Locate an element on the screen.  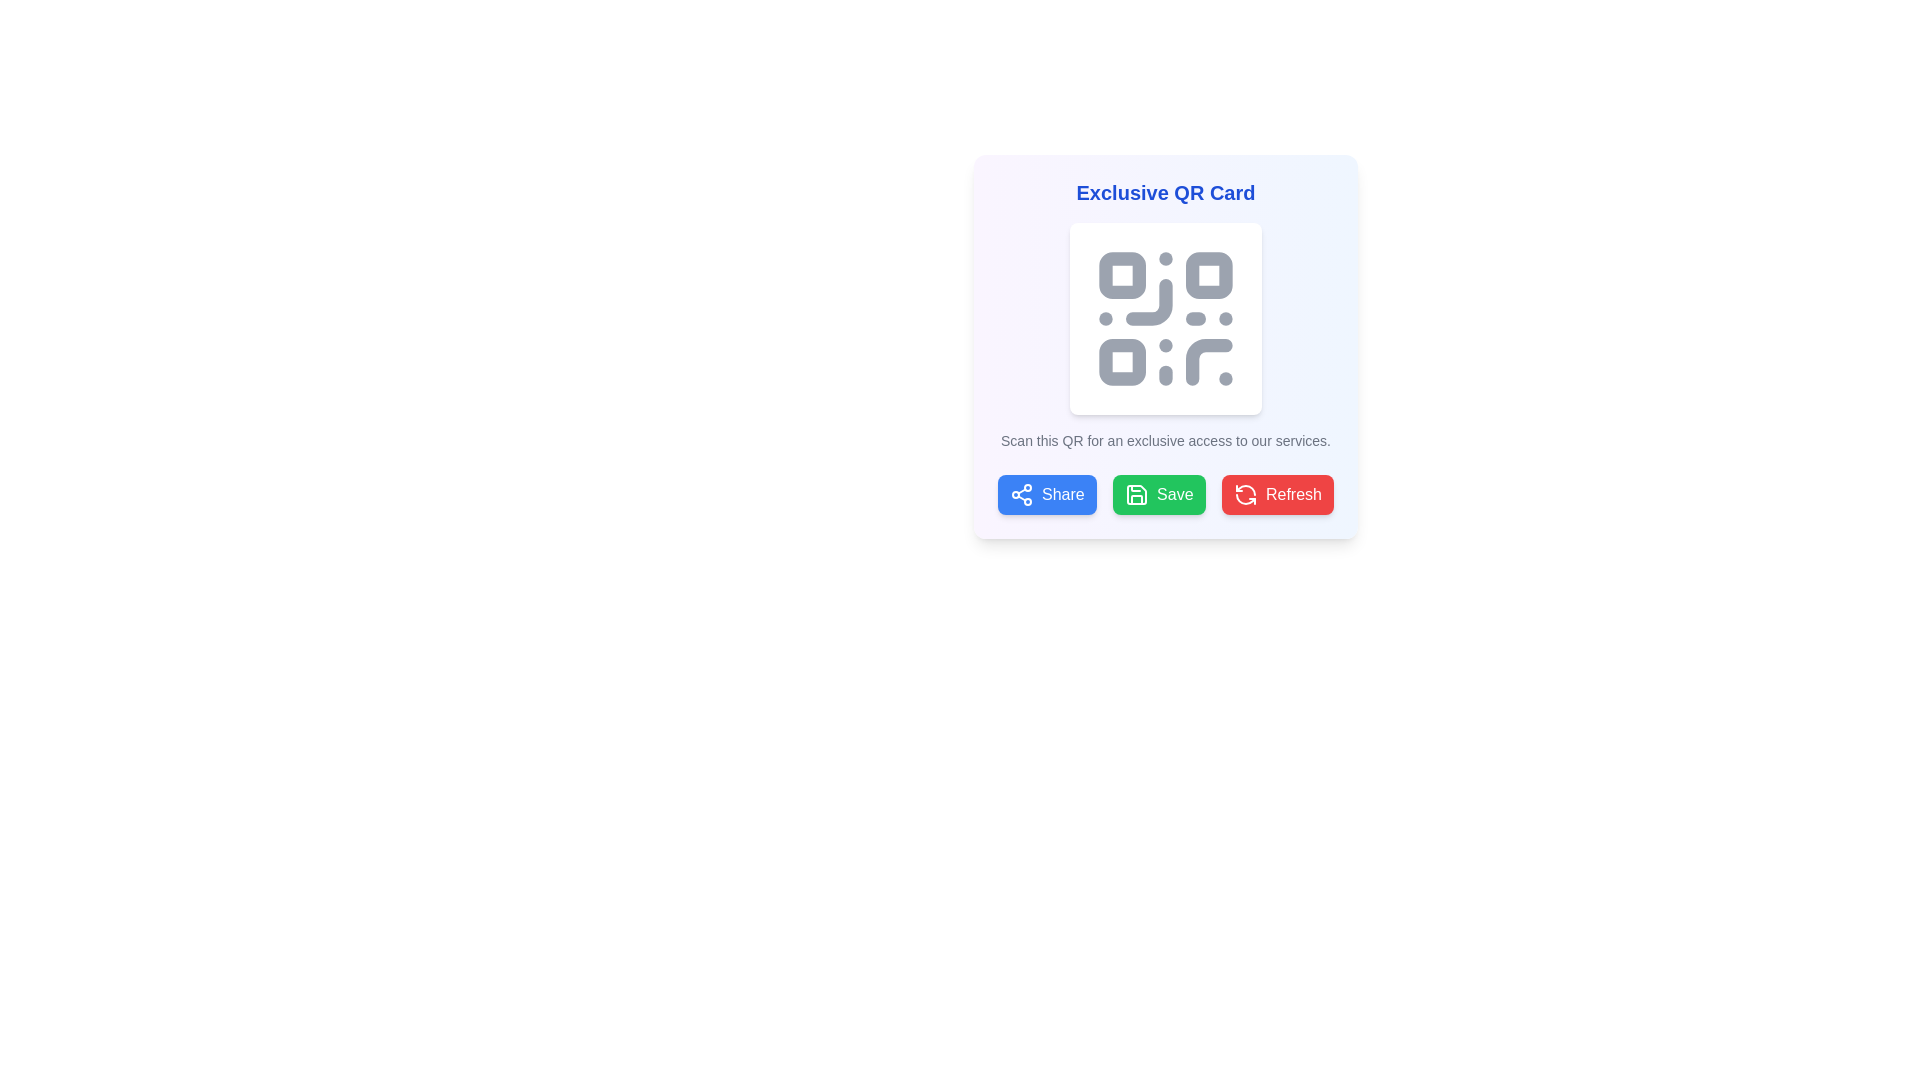
the small square with rounded corners in the upper-left corner of the QR code graphic, which is filled with a noticeable shade of gray is located at coordinates (1122, 275).